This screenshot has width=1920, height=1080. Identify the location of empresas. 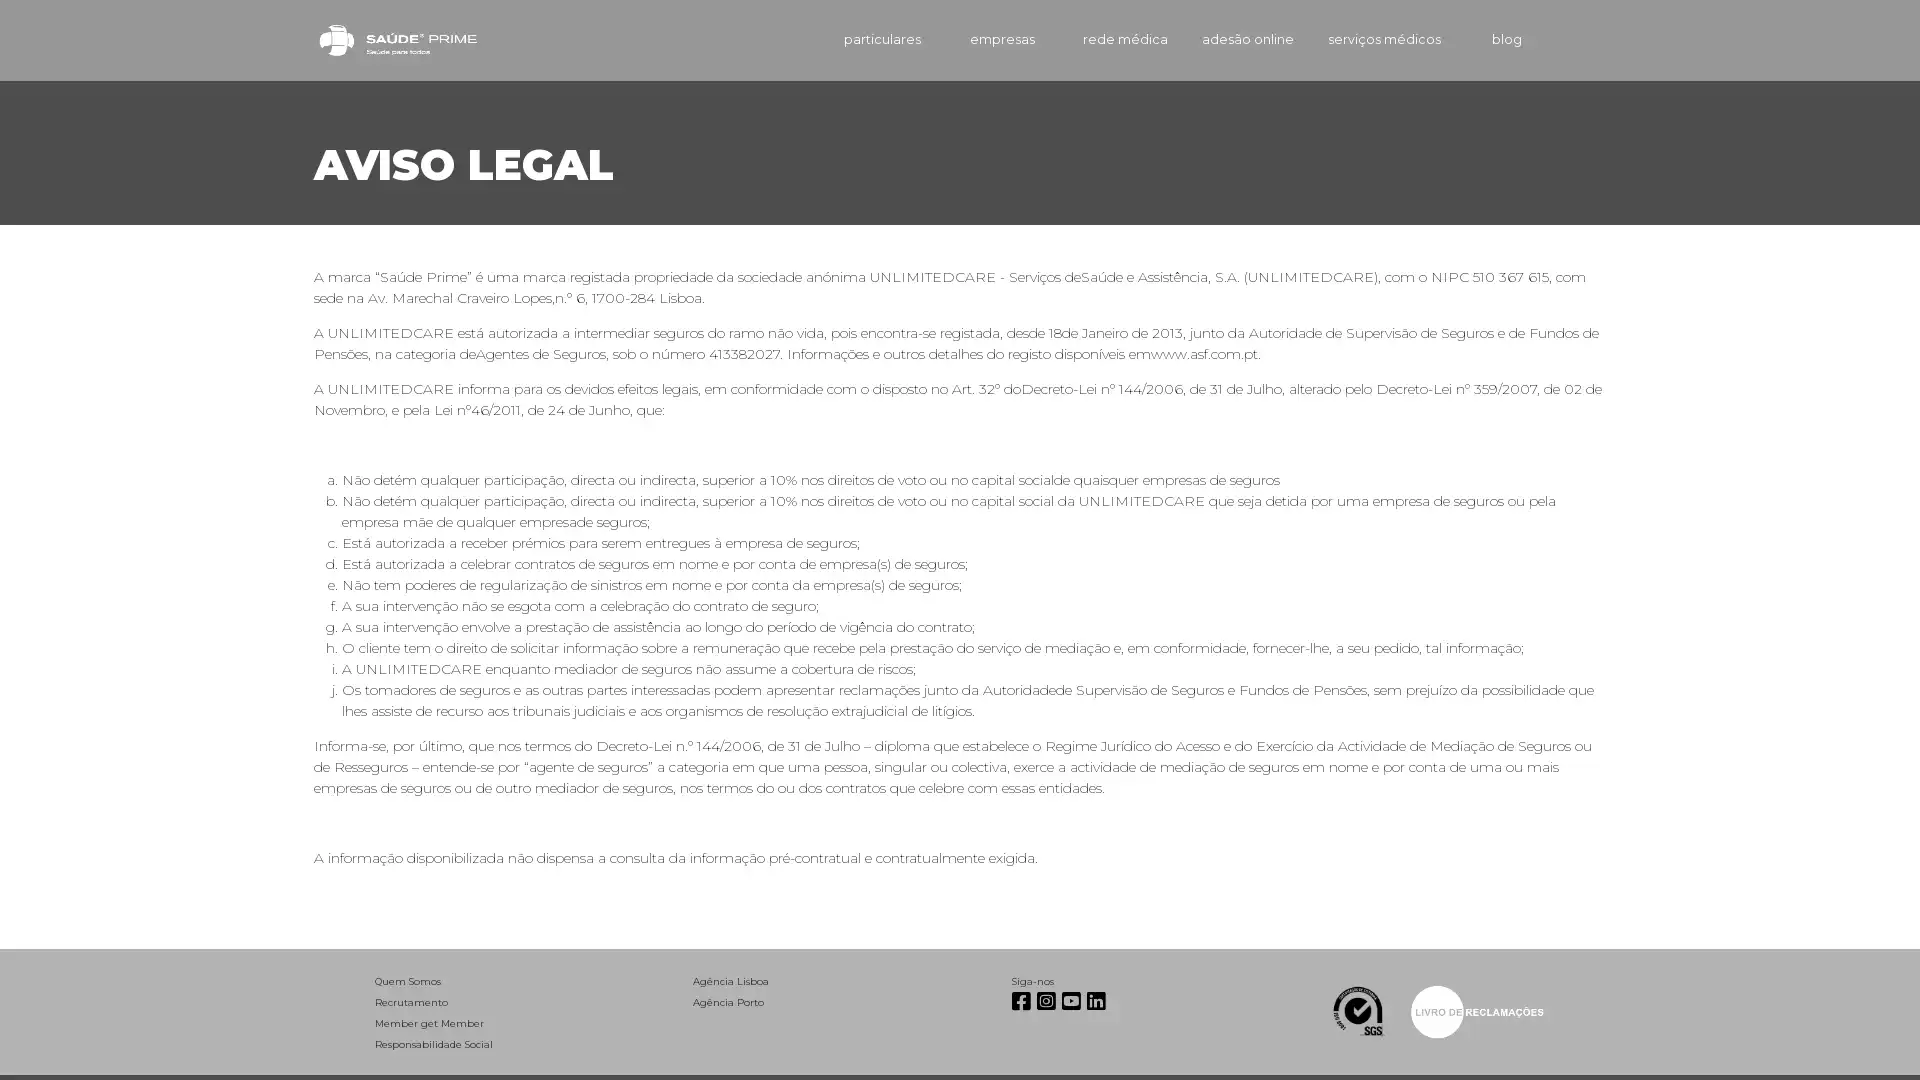
(974, 39).